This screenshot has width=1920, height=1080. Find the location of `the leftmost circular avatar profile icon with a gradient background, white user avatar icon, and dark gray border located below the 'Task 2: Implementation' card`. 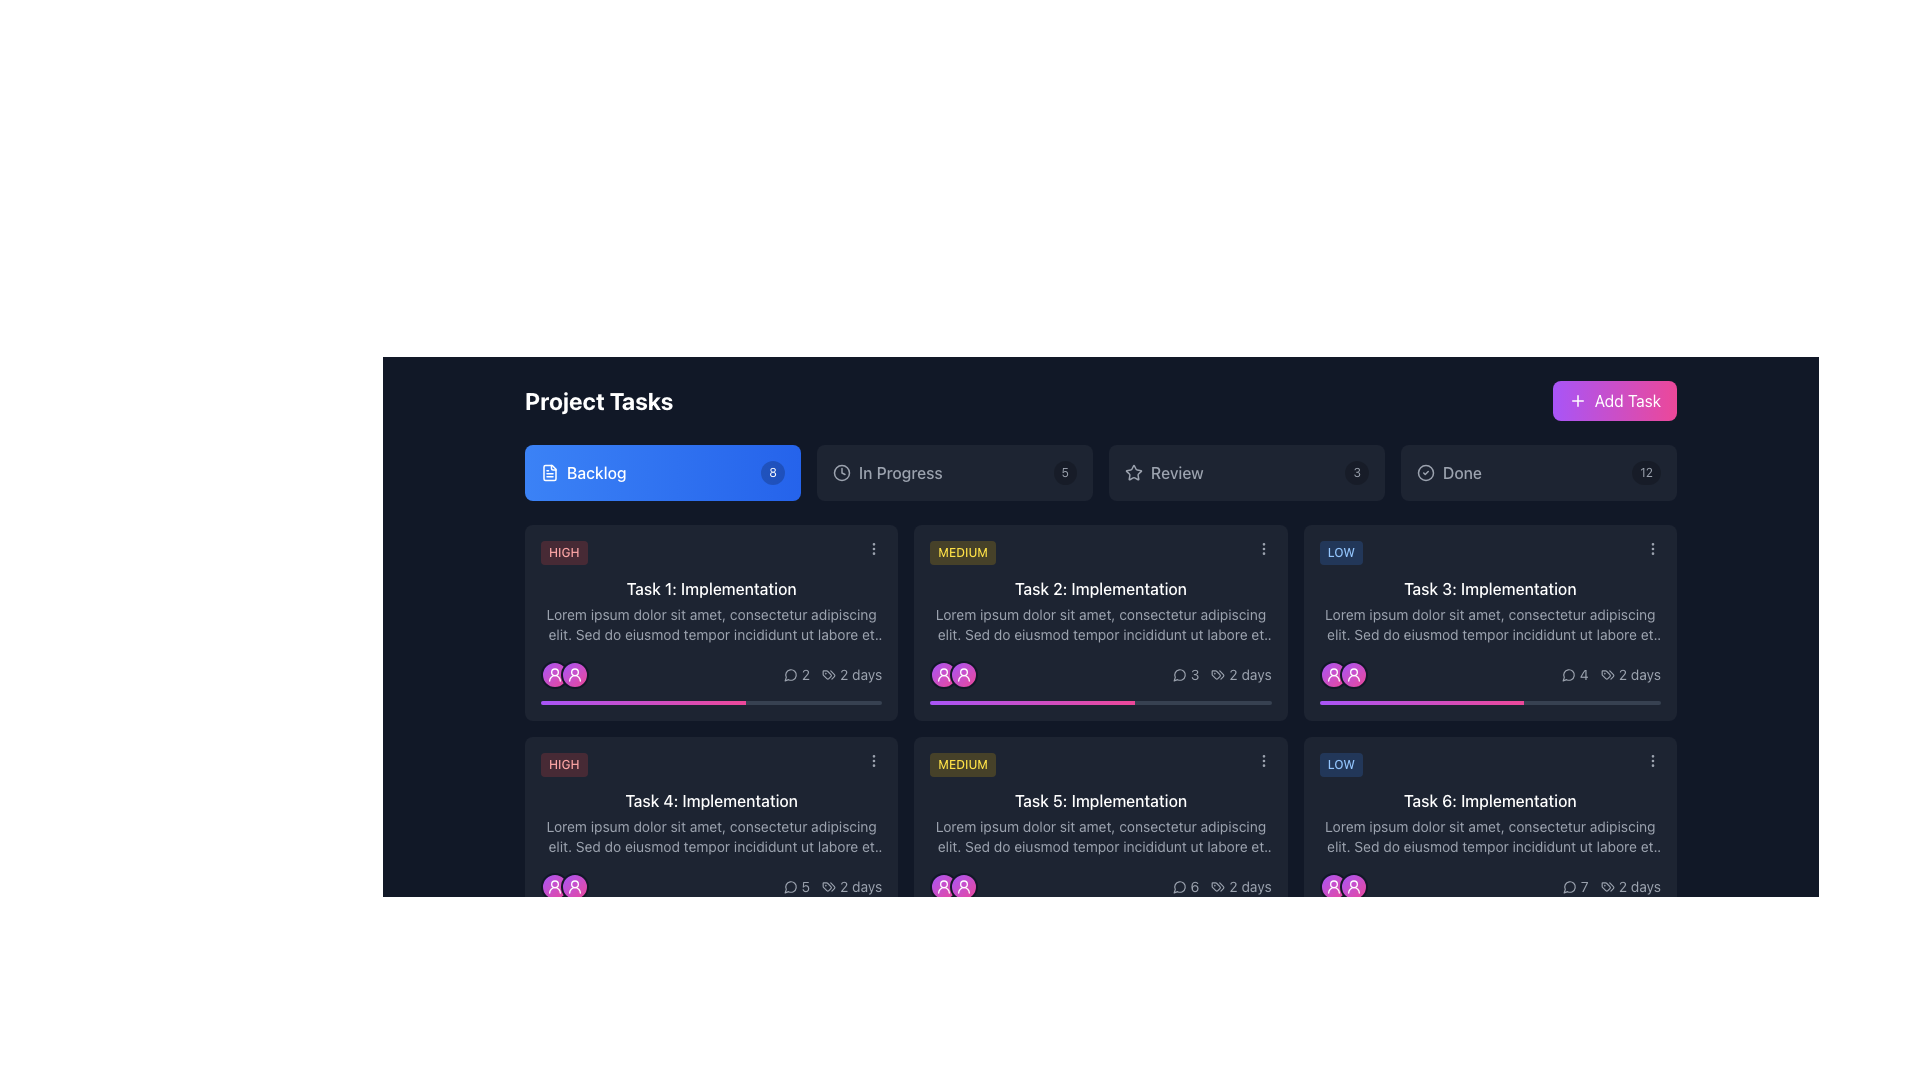

the leftmost circular avatar profile icon with a gradient background, white user avatar icon, and dark gray border located below the 'Task 2: Implementation' card is located at coordinates (943, 675).